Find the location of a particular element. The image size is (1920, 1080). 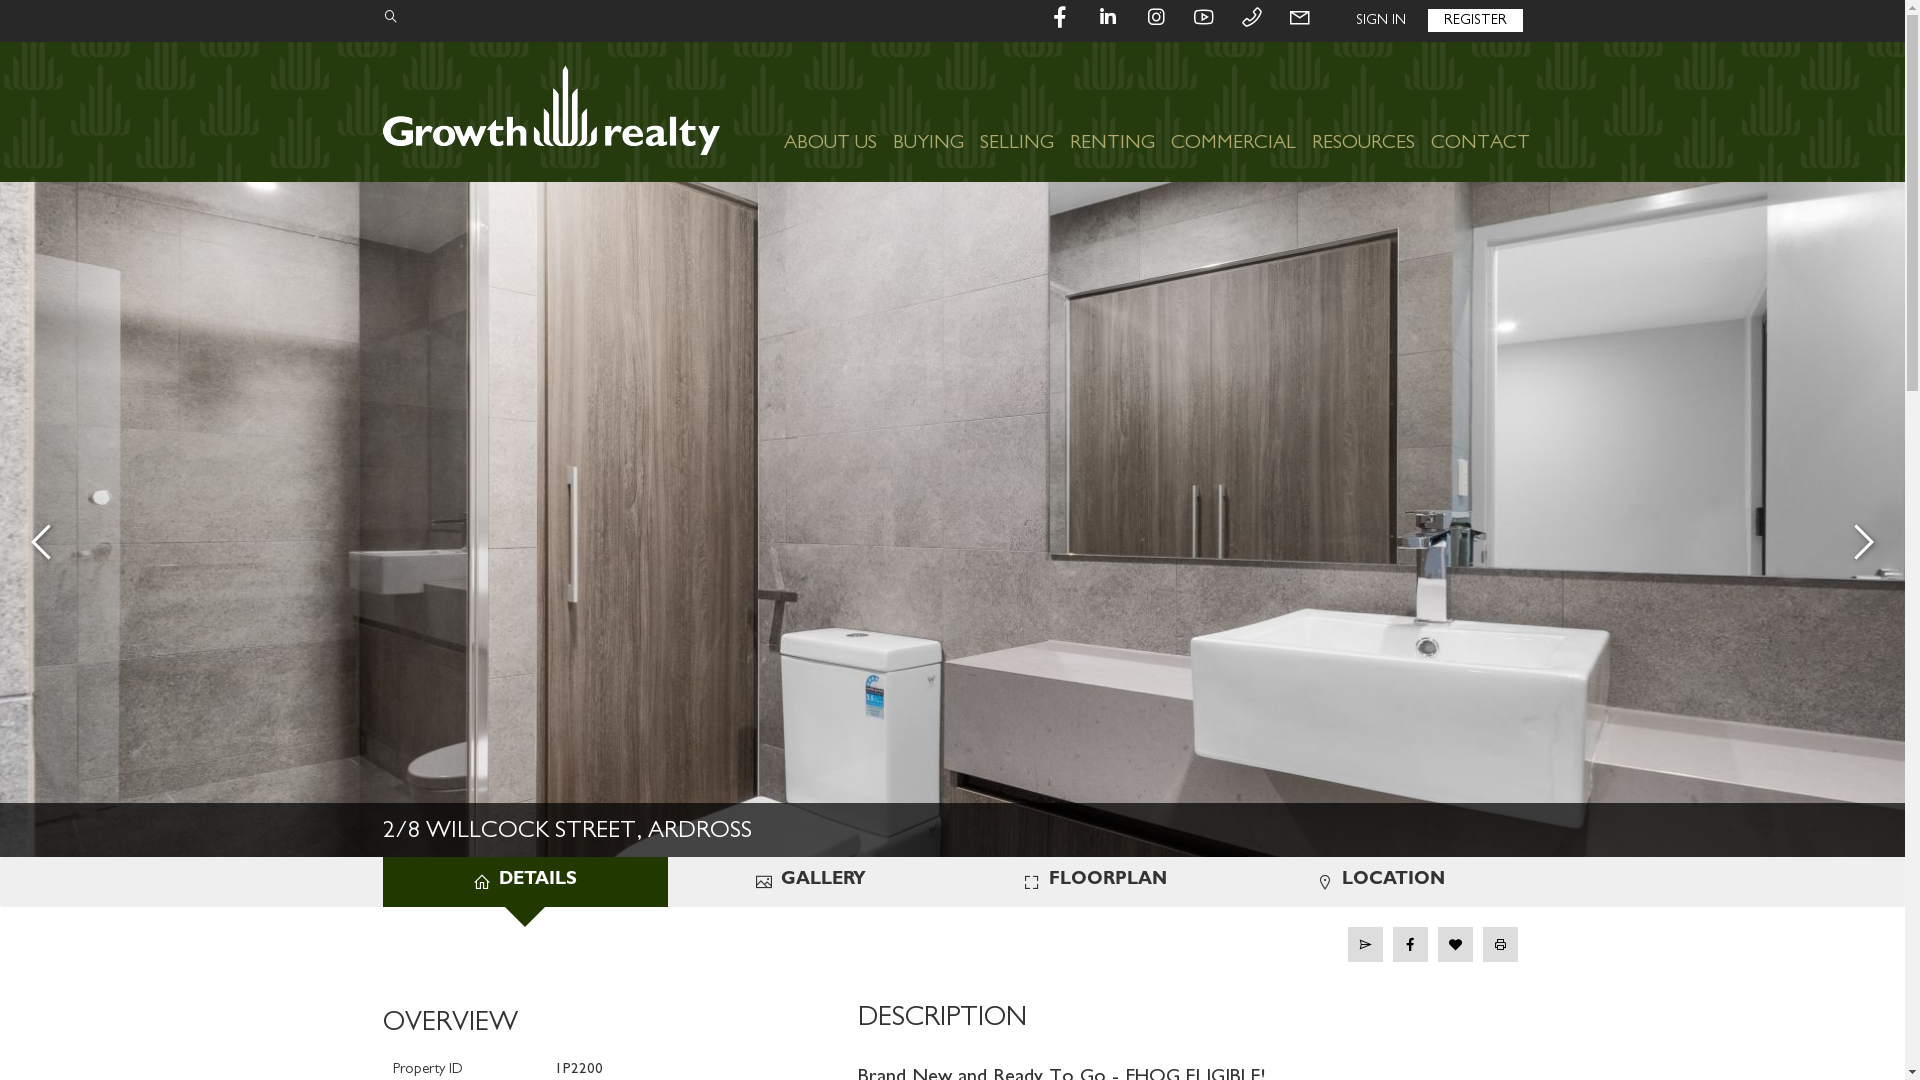

'REGISTER' is located at coordinates (1475, 20).